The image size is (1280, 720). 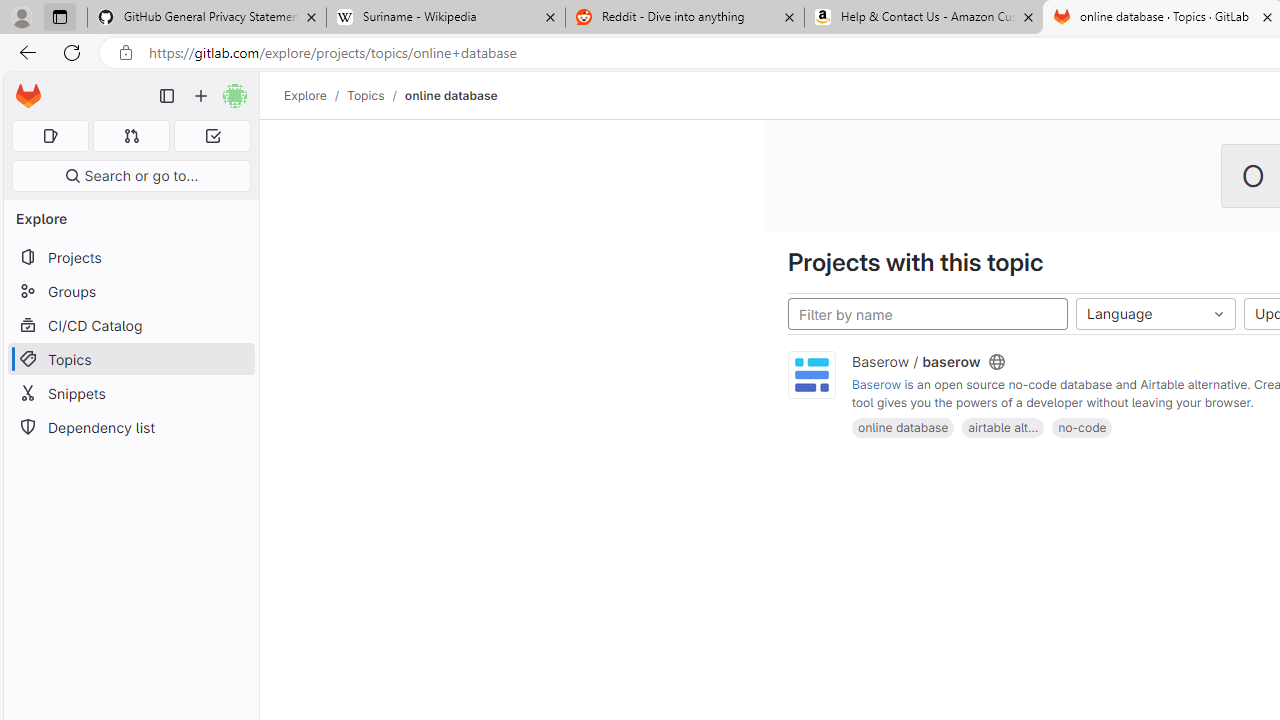 I want to click on 'Primary navigation sidebar', so click(x=167, y=96).